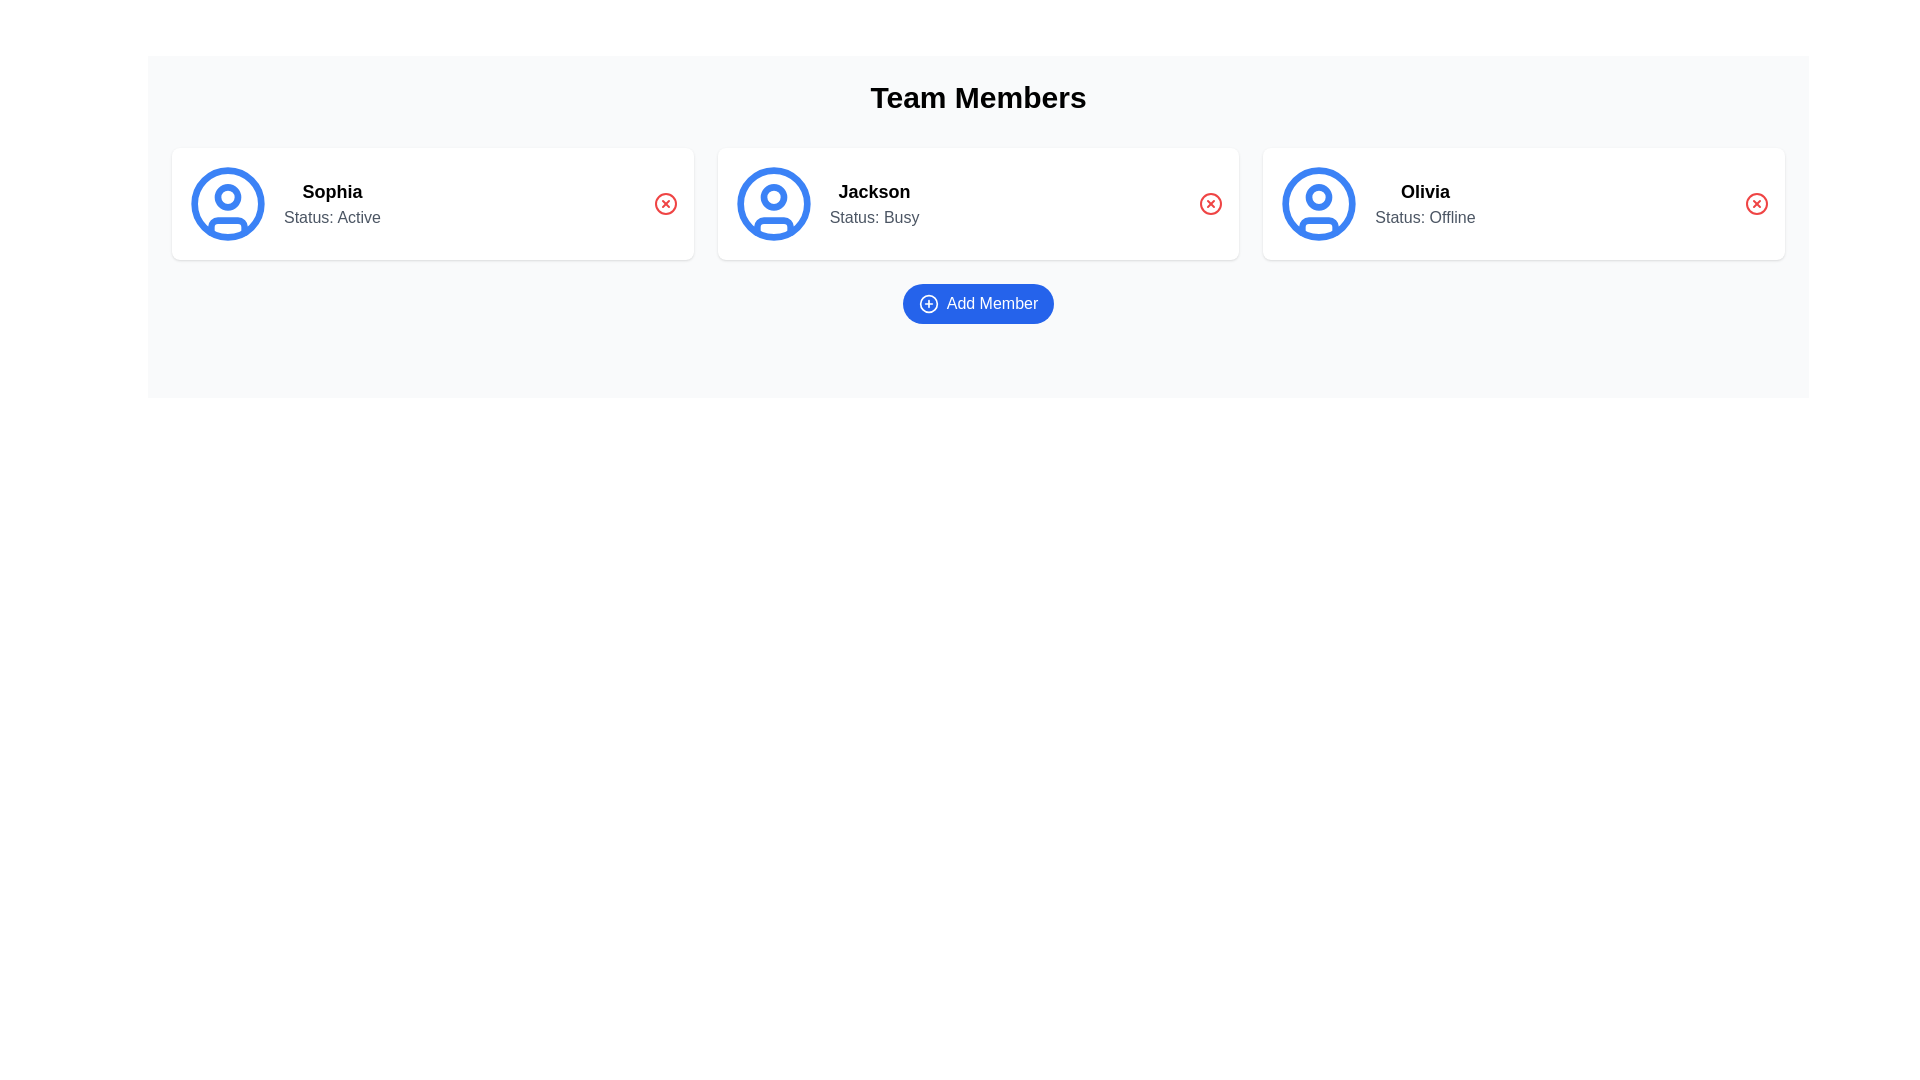  What do you see at coordinates (1376, 204) in the screenshot?
I see `the user information card for 'Olivia', which is the third card in a horizontal layout, to select it` at bounding box center [1376, 204].